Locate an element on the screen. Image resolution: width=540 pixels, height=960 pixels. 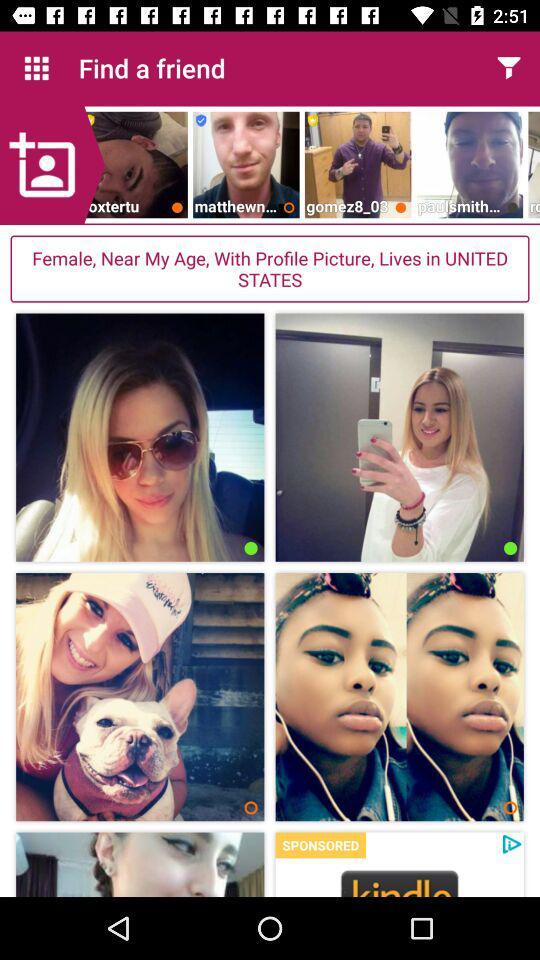
the icon next to the find a friend is located at coordinates (36, 68).